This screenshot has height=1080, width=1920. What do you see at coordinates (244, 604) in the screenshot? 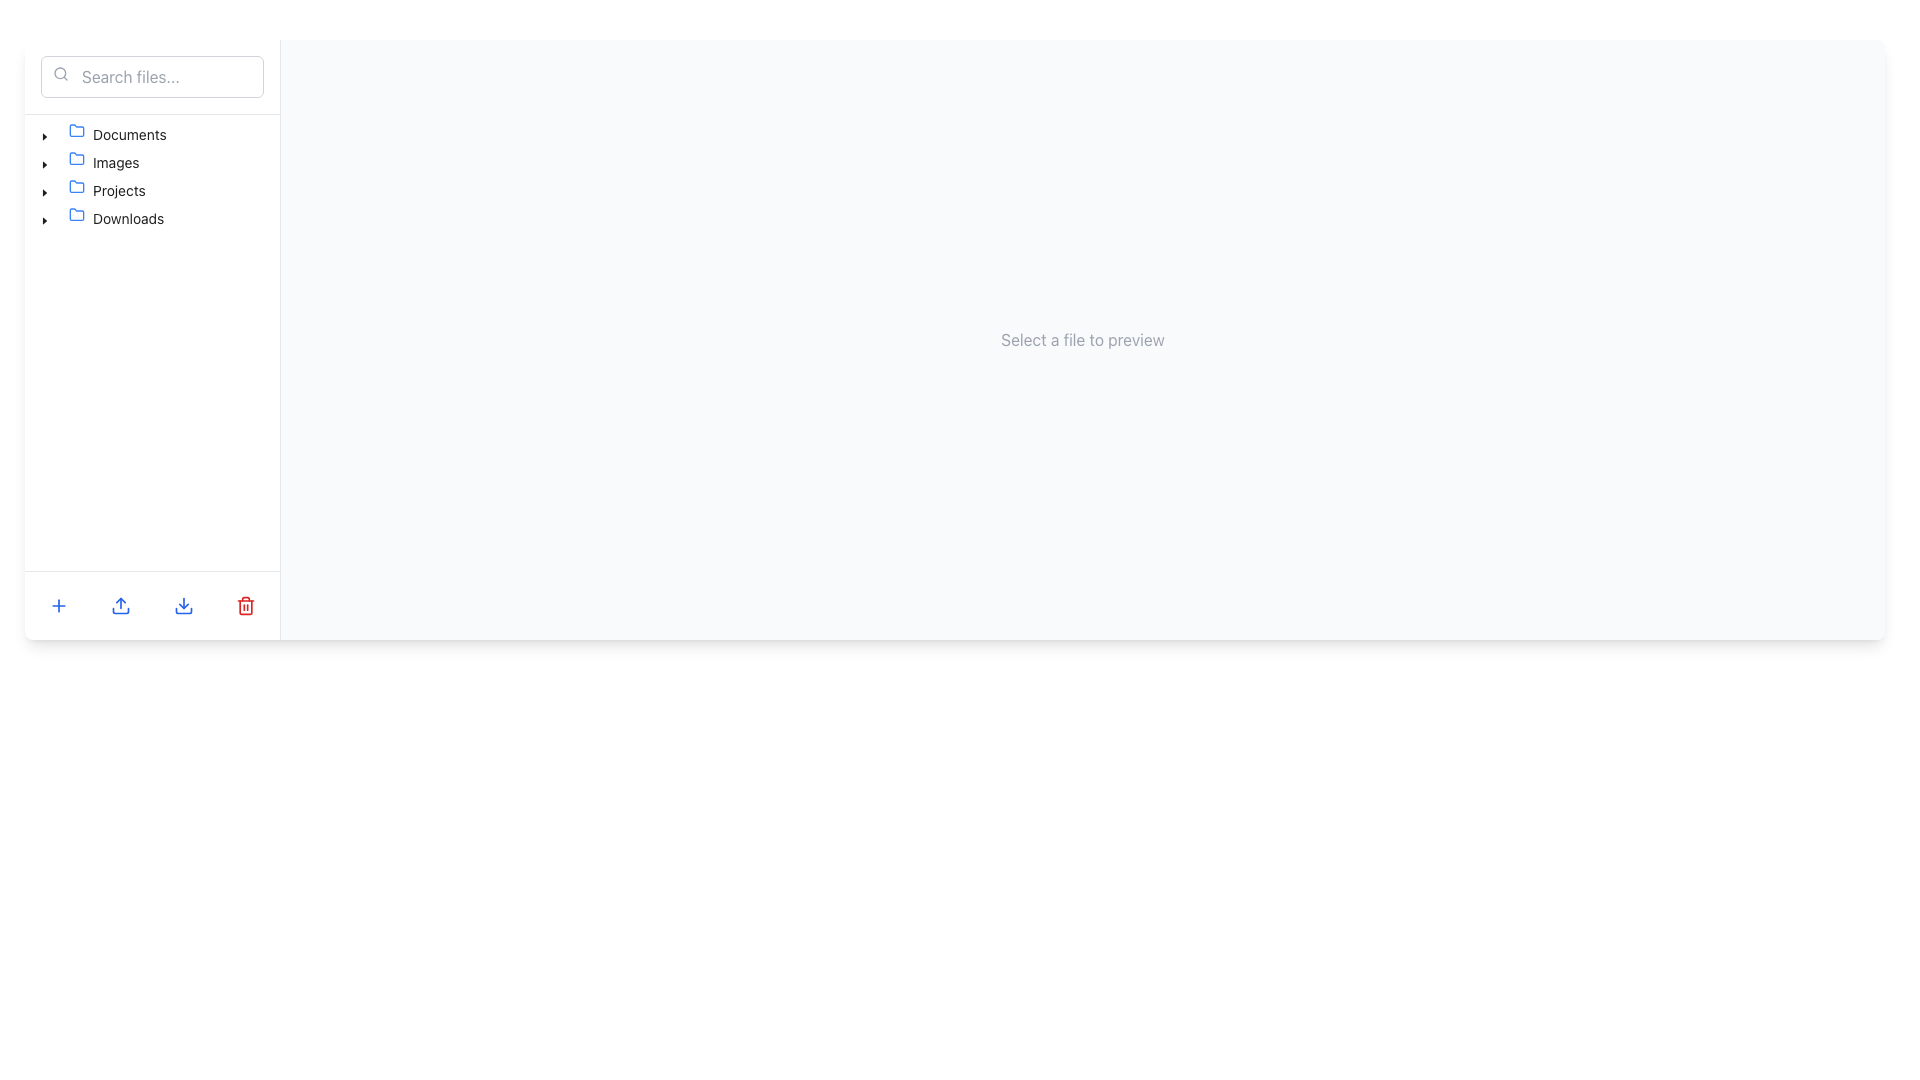
I see `an item` at bounding box center [244, 604].